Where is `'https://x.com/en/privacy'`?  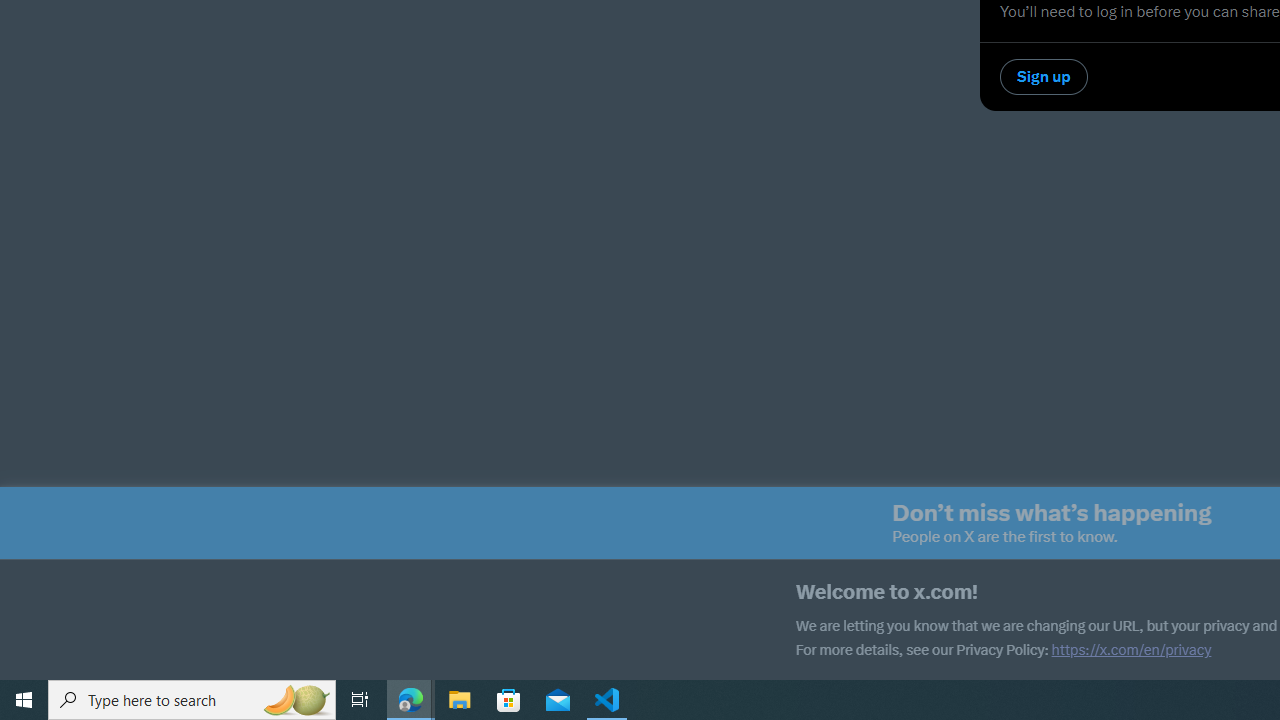 'https://x.com/en/privacy' is located at coordinates (1131, 650).